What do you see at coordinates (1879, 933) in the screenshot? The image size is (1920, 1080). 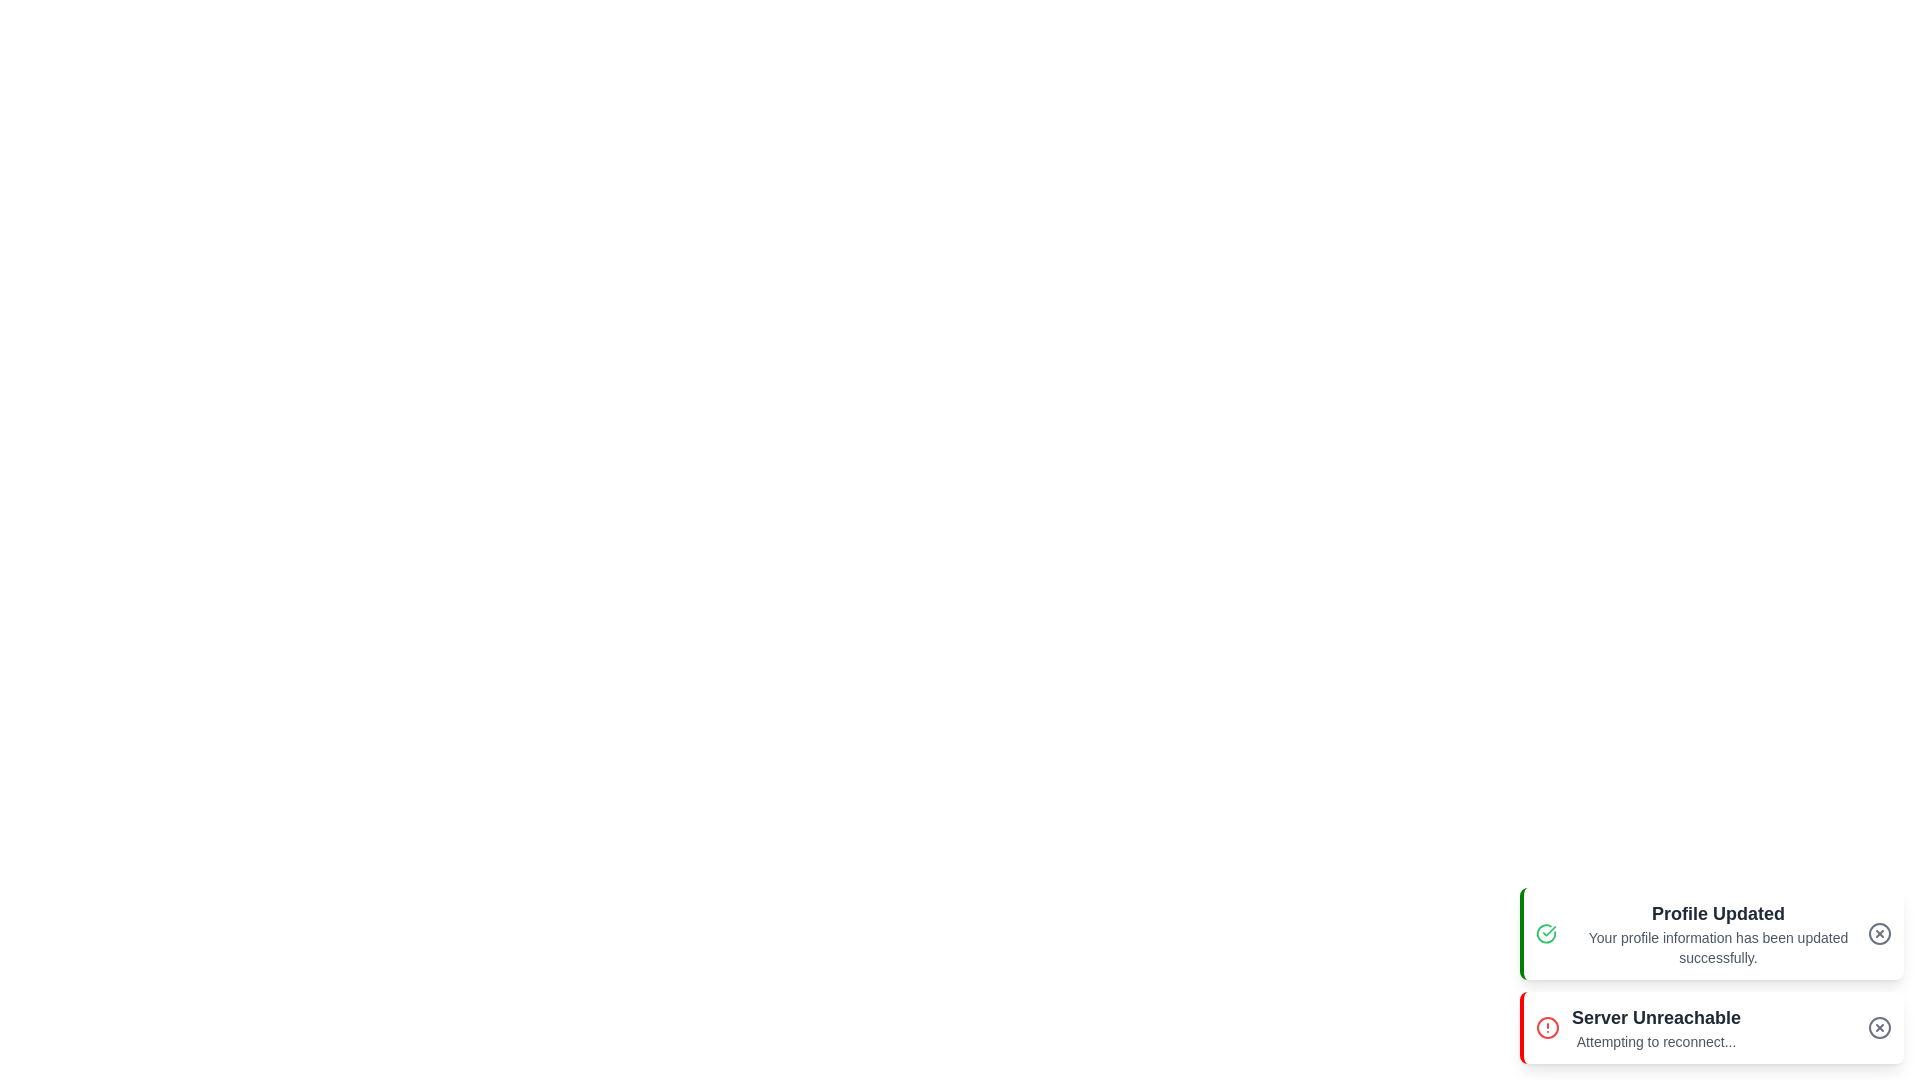 I see `close button of the notification titled 'Profile Updated'` at bounding box center [1879, 933].